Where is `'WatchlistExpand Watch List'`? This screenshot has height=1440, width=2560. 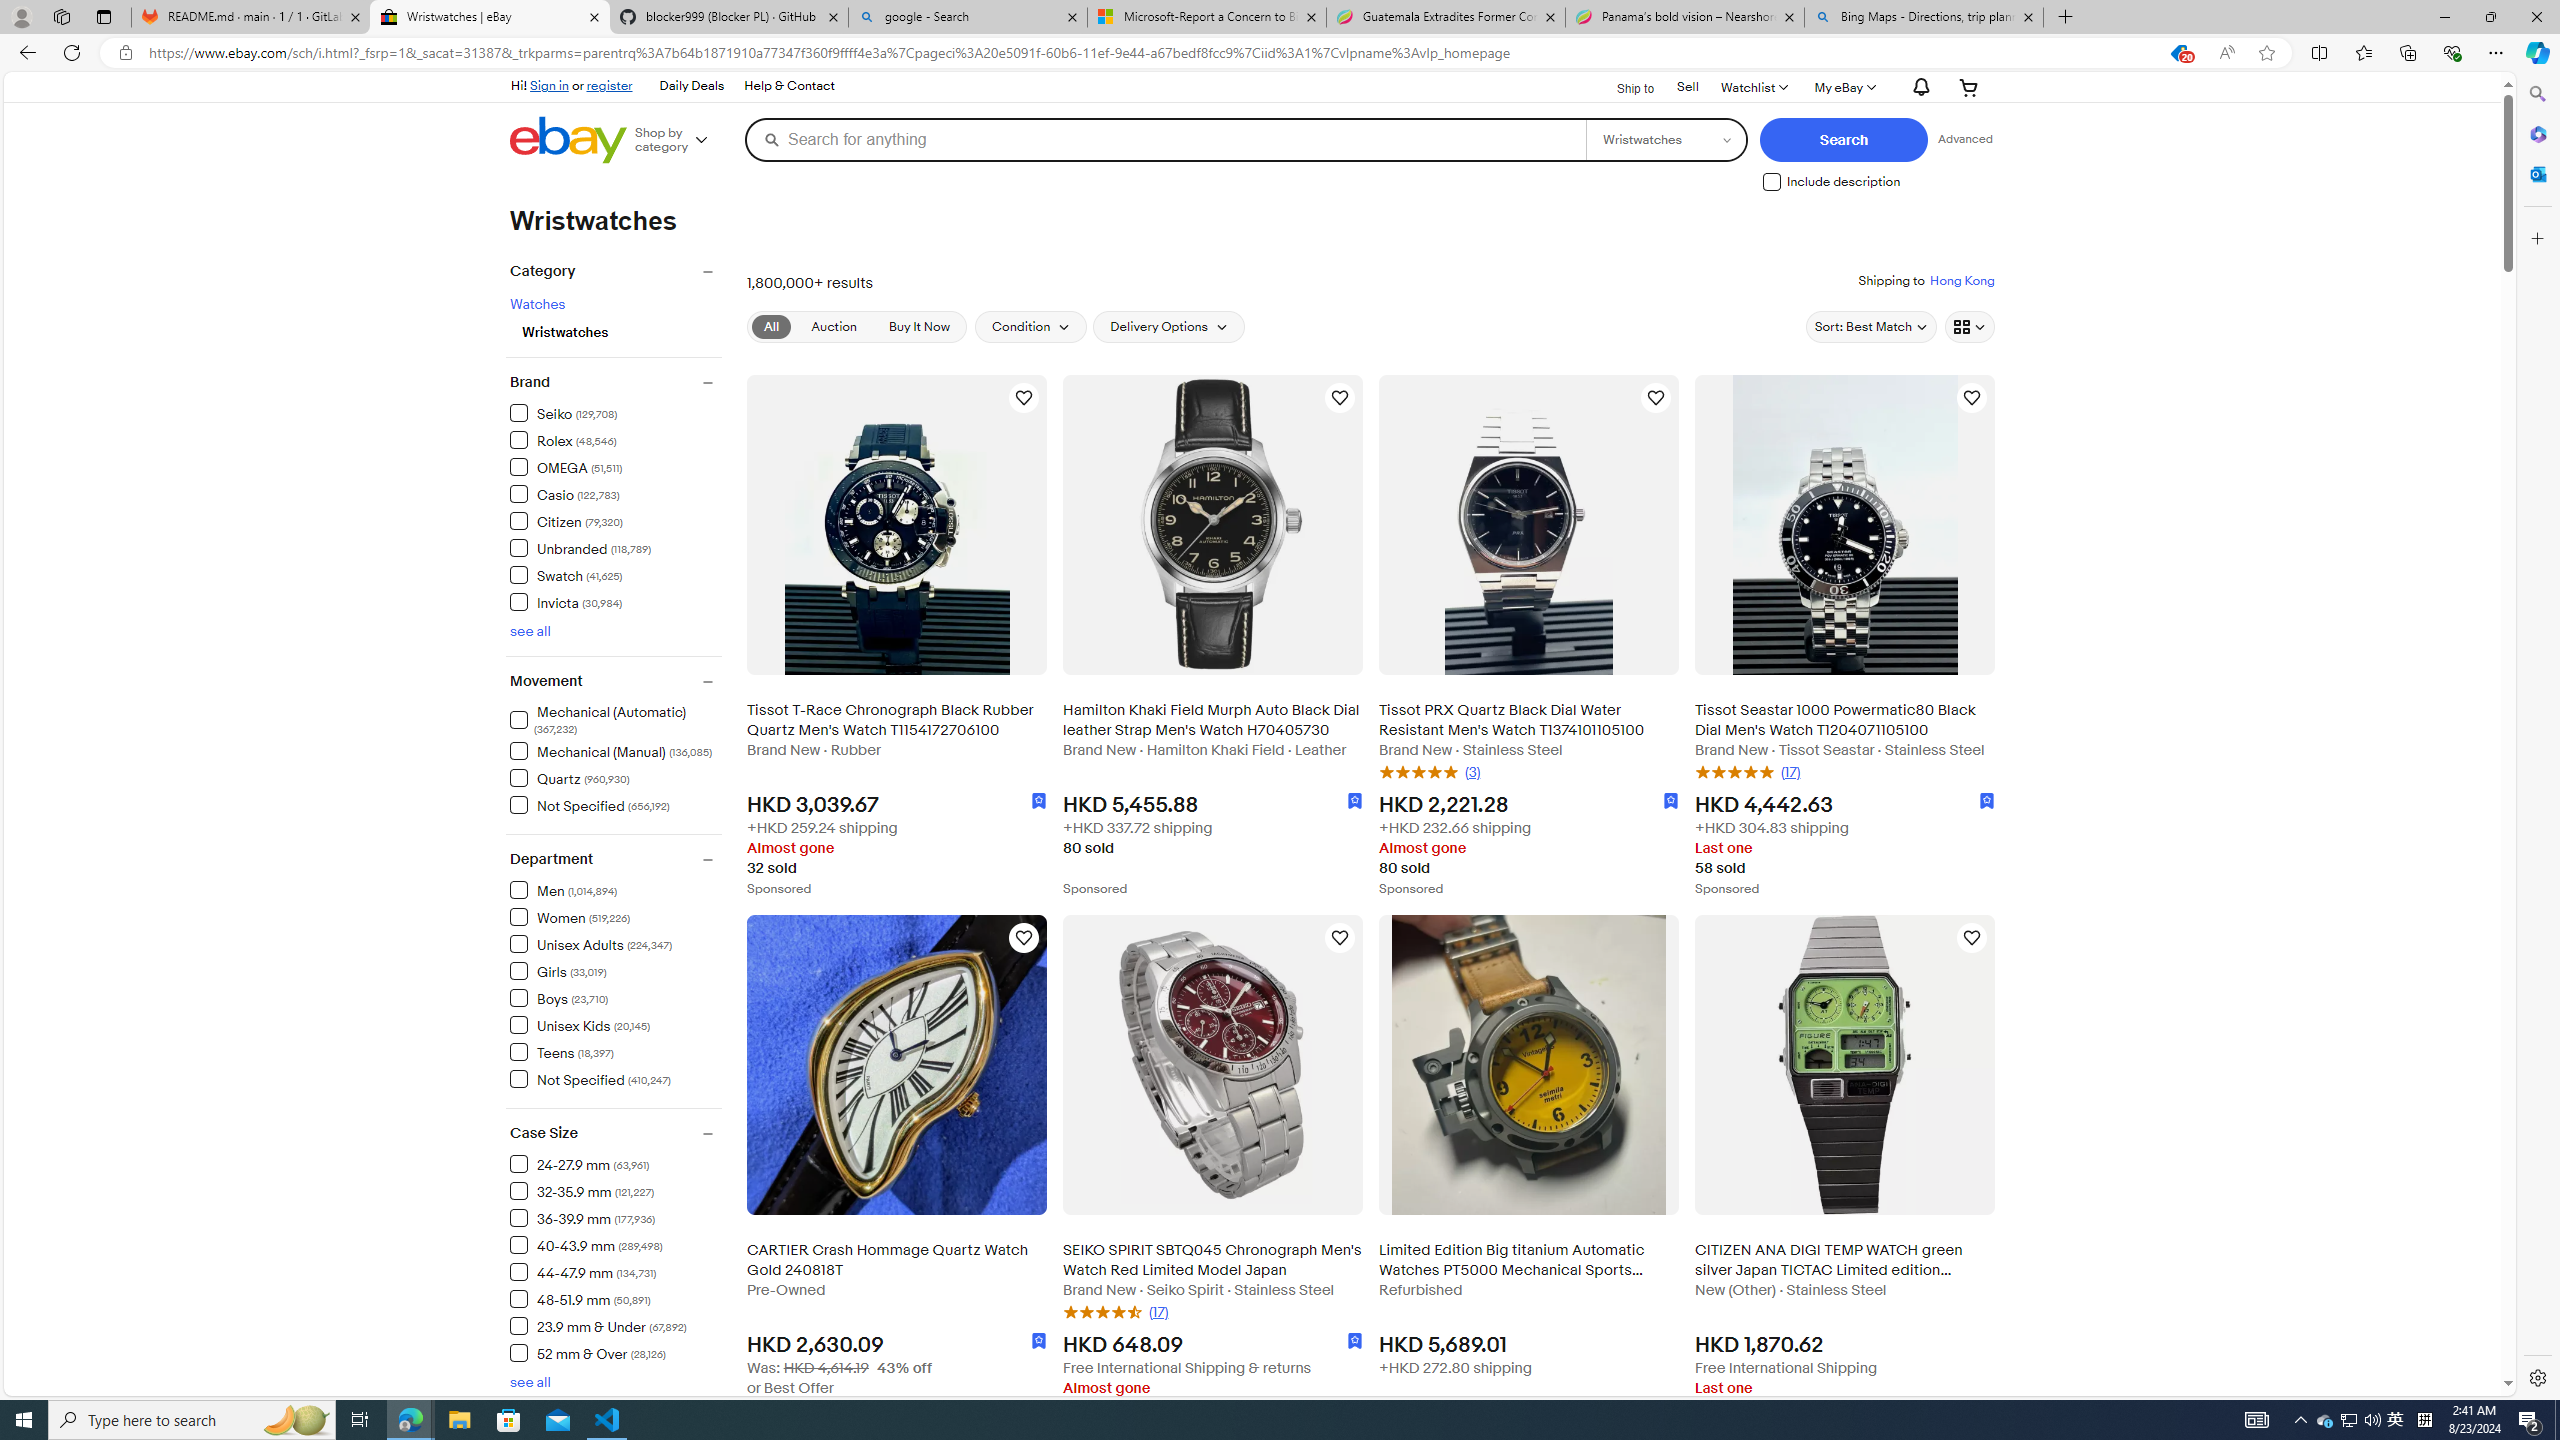
'WatchlistExpand Watch List' is located at coordinates (1752, 87).